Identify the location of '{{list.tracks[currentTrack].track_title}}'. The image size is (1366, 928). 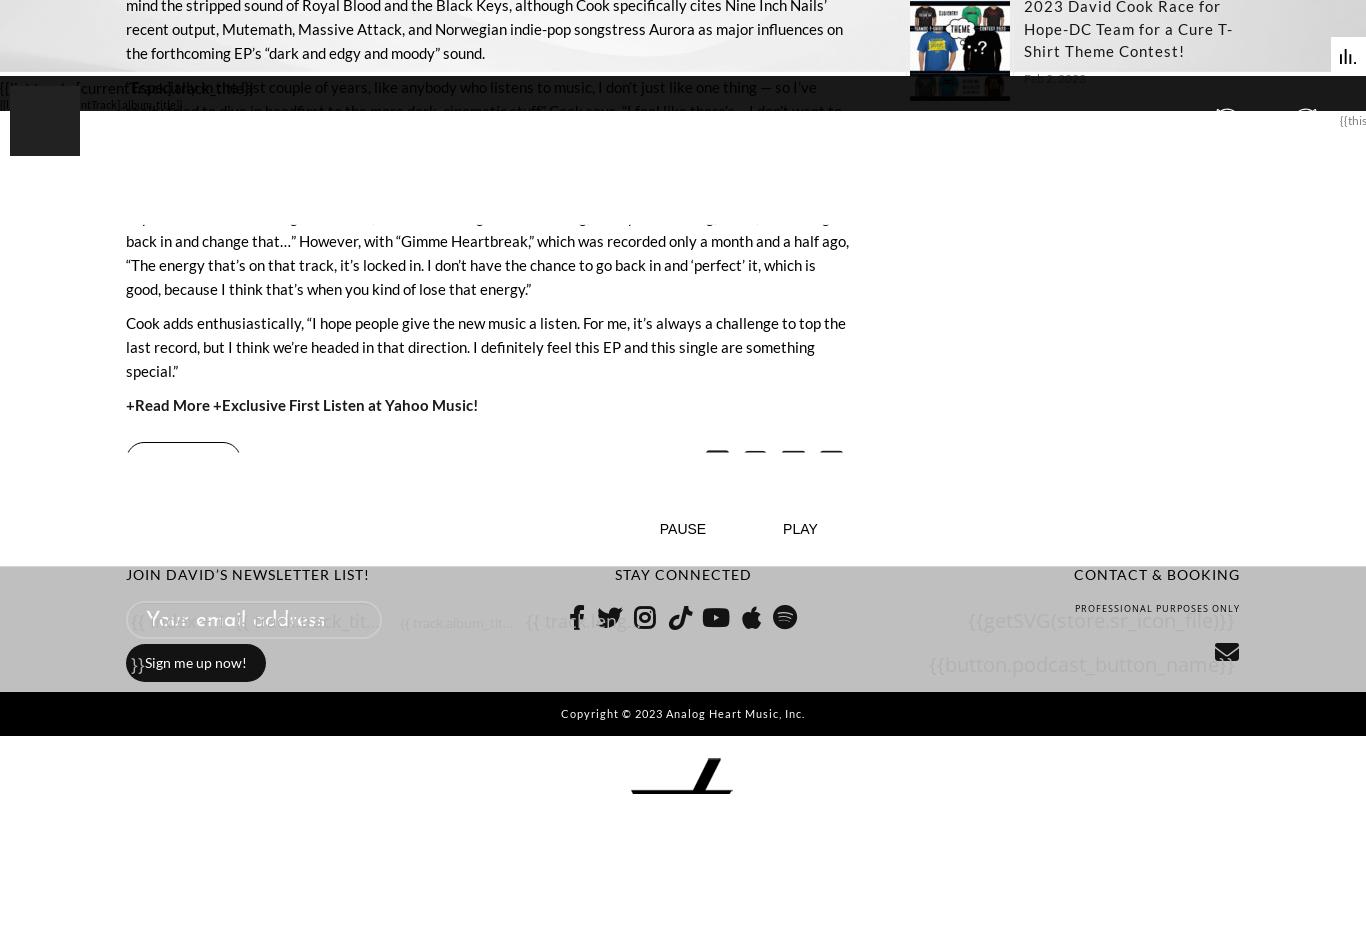
(126, 86).